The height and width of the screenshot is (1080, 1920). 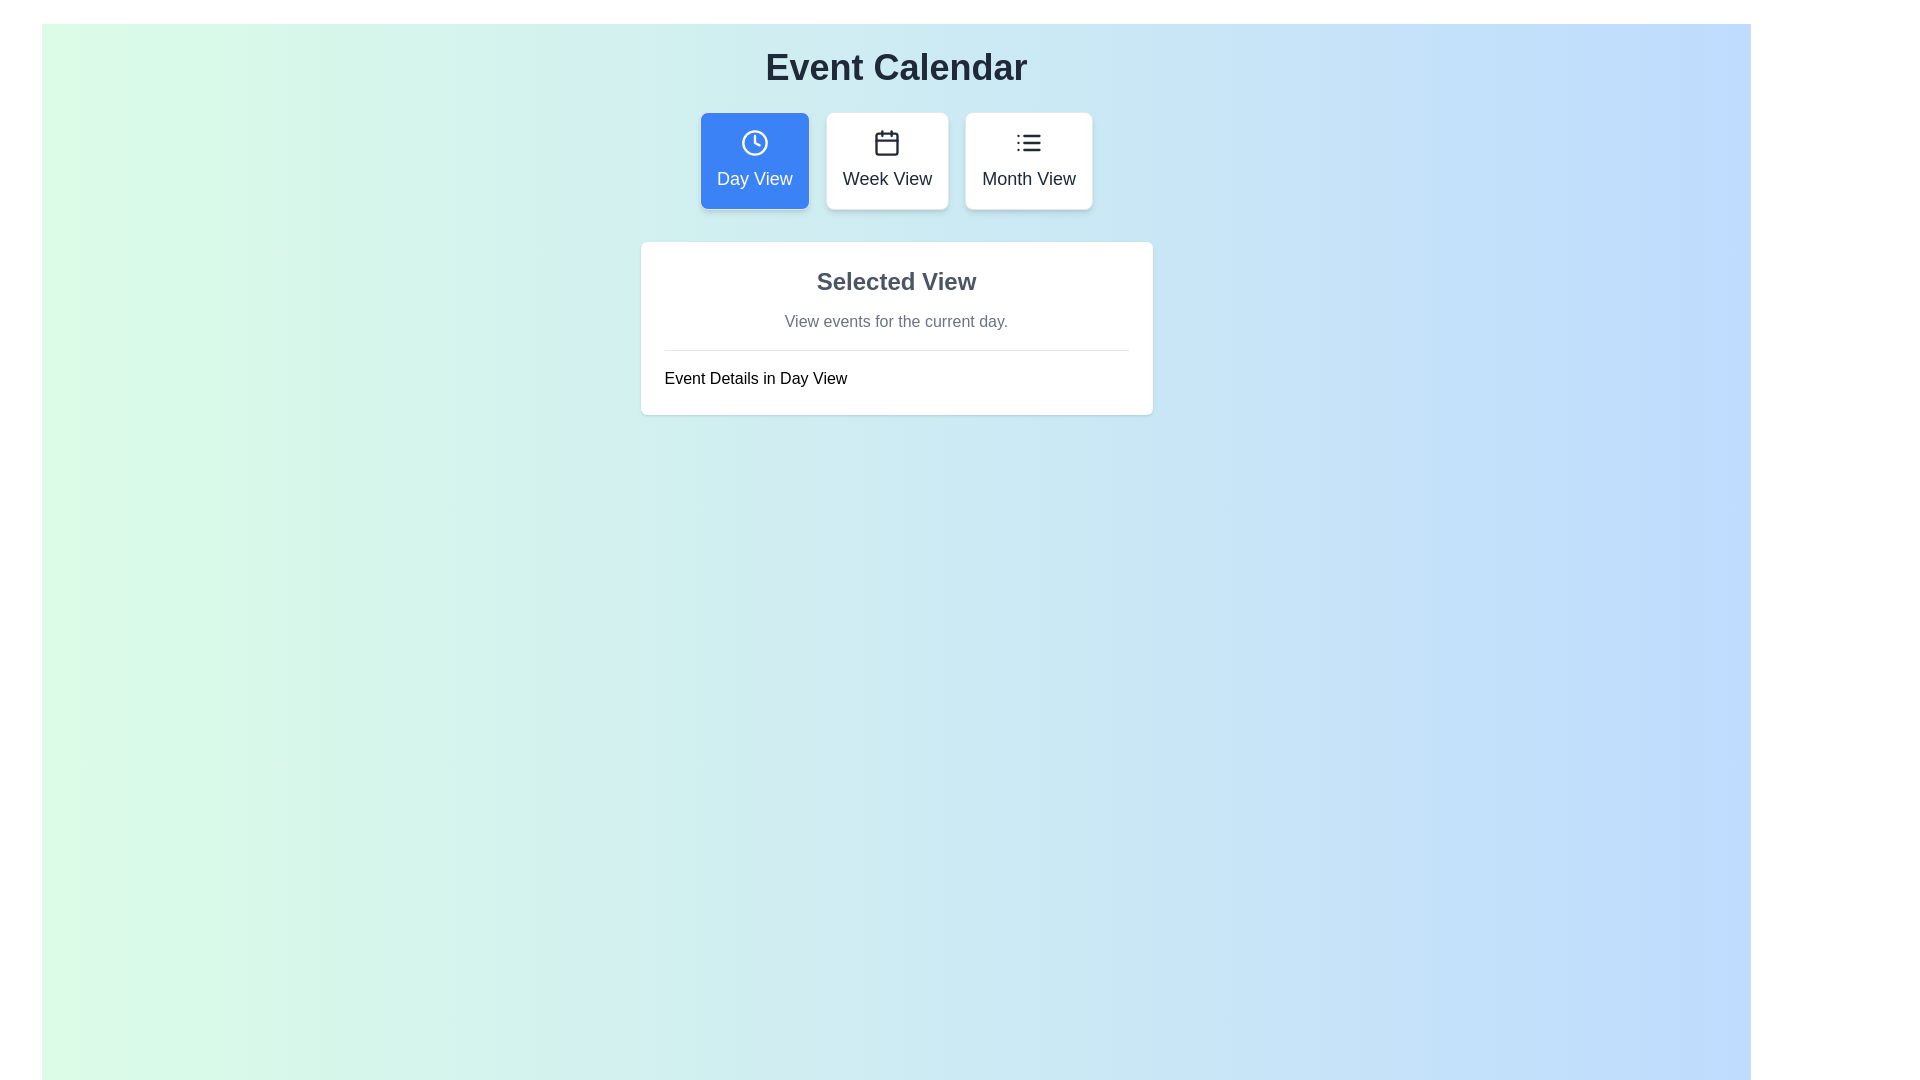 I want to click on the button labeled 'Week View' to observe its hover effect, so click(x=886, y=160).